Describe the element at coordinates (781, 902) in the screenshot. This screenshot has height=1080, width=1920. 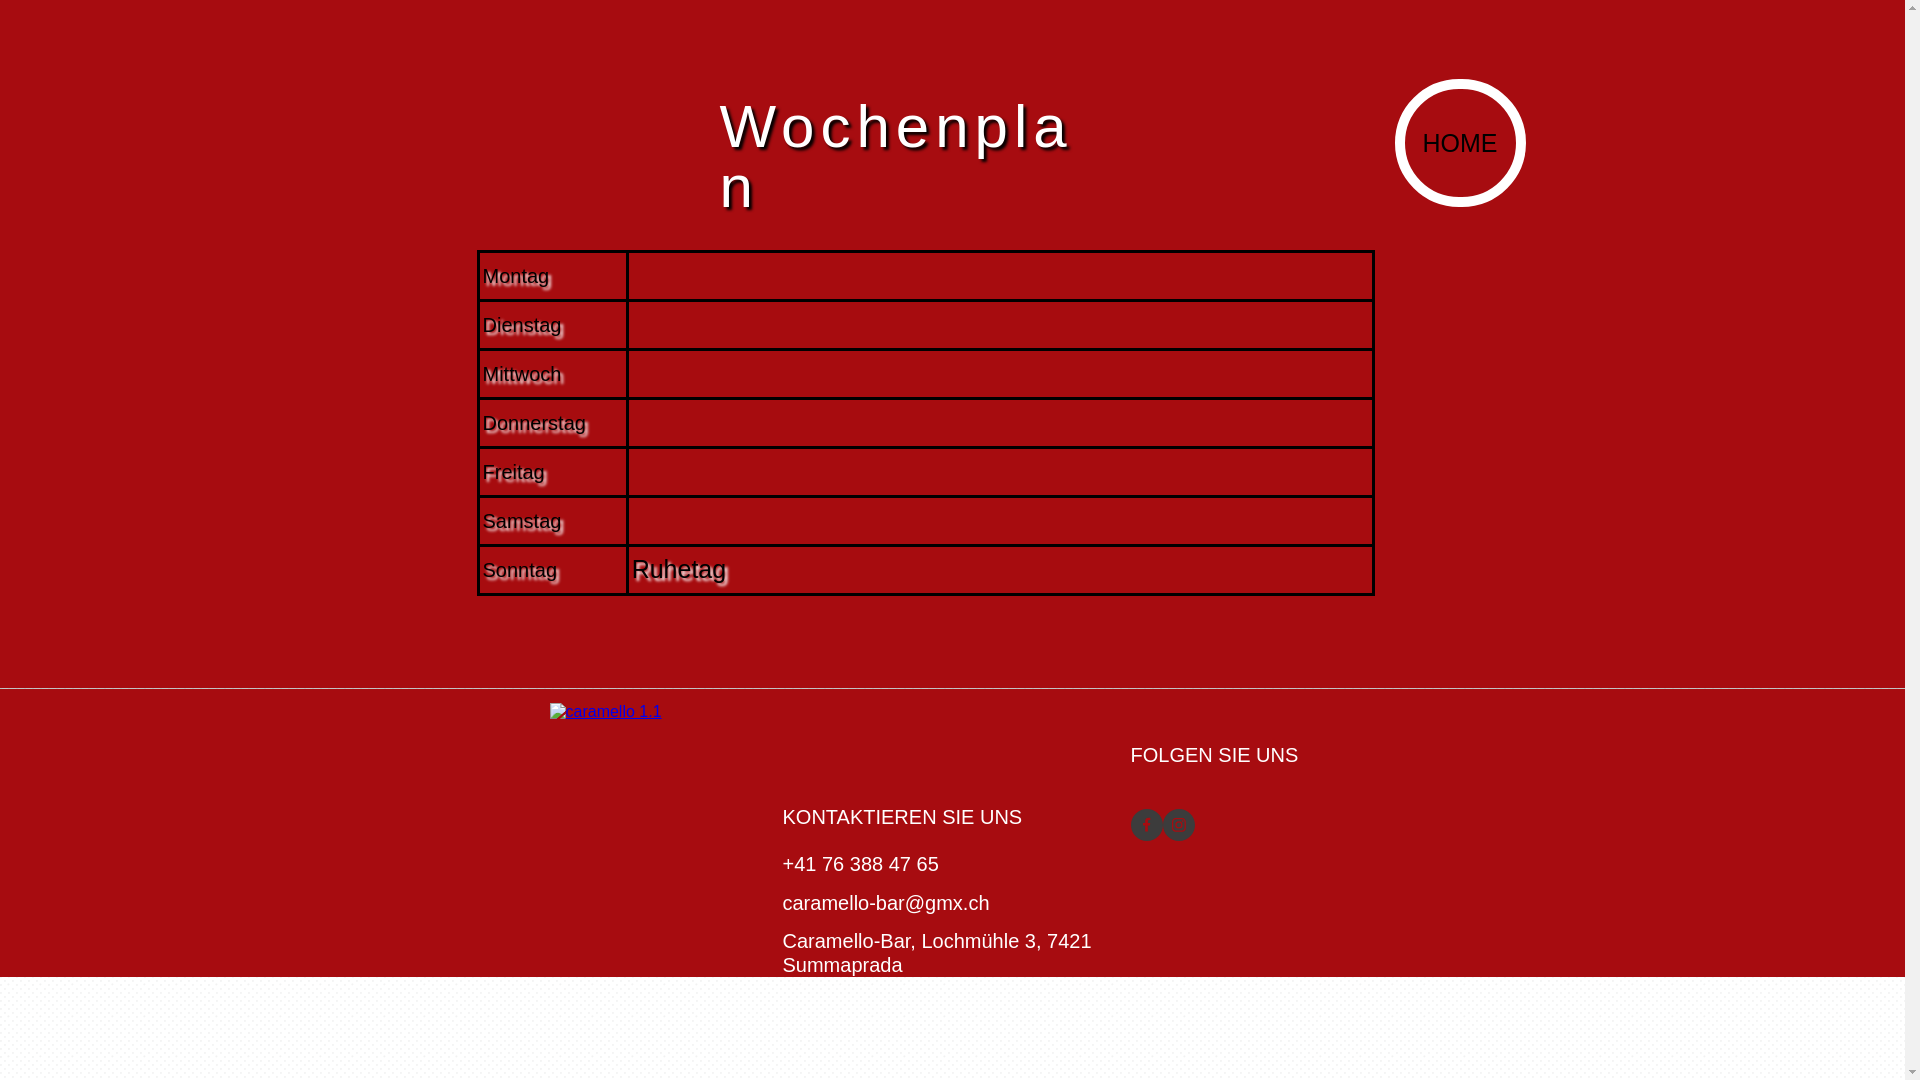
I see `'caramello-bar@gmx.ch'` at that location.